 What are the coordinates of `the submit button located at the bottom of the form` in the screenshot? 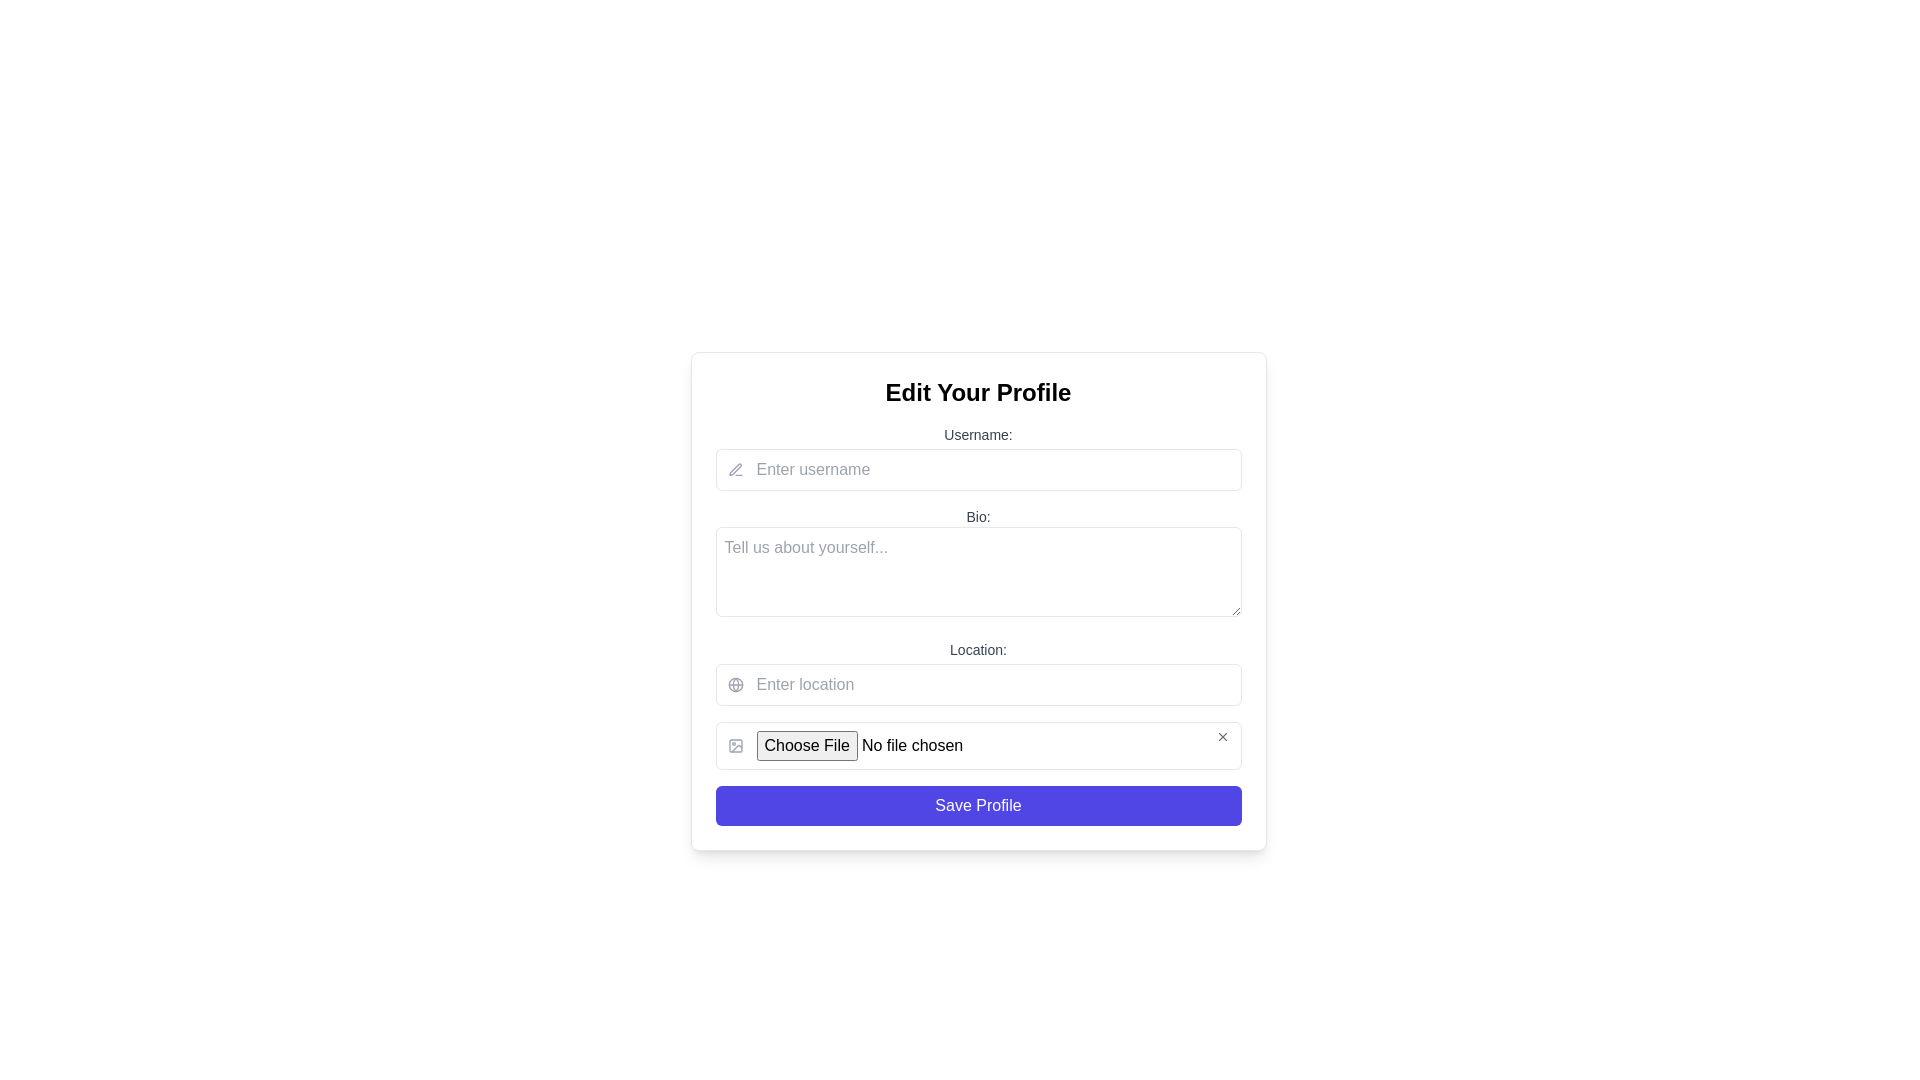 It's located at (978, 805).